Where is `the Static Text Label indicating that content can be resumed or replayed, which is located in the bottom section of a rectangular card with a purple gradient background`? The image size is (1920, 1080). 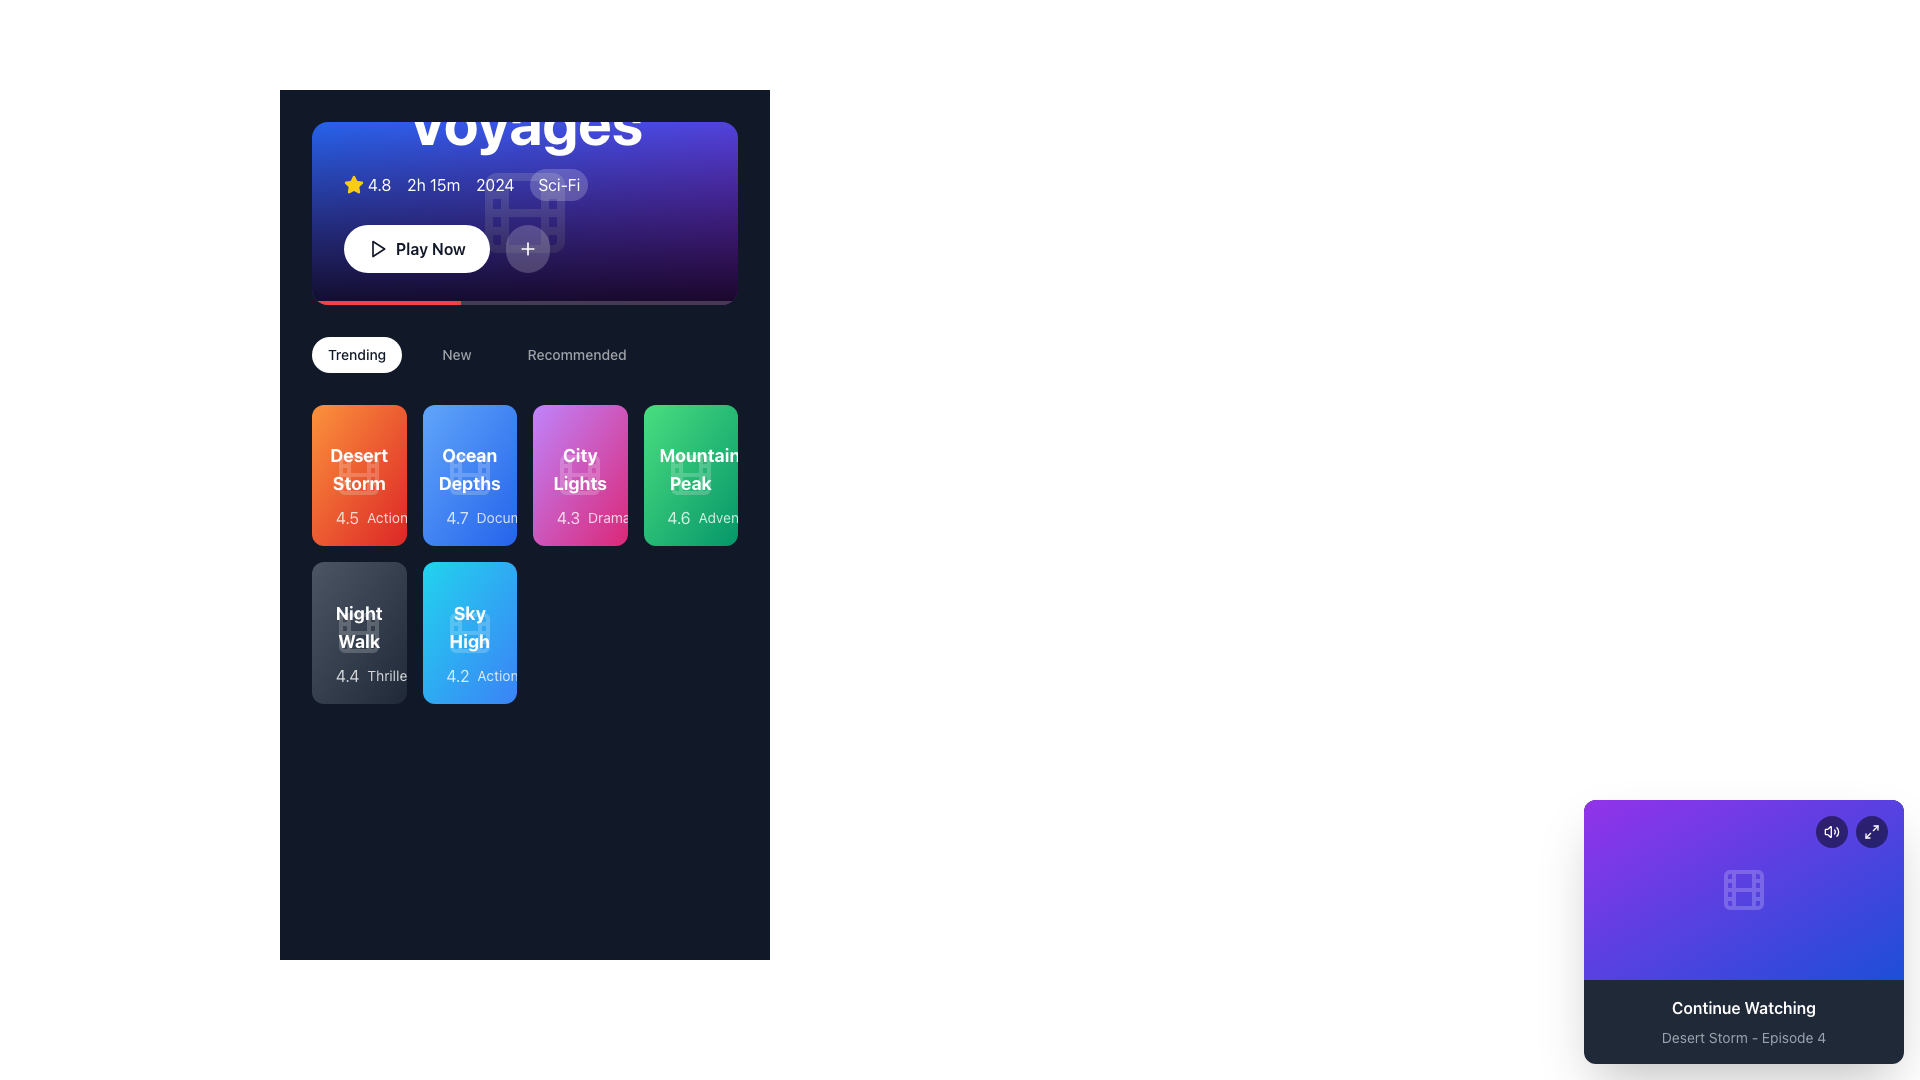 the Static Text Label indicating that content can be resumed or replayed, which is located in the bottom section of a rectangular card with a purple gradient background is located at coordinates (1742, 1007).